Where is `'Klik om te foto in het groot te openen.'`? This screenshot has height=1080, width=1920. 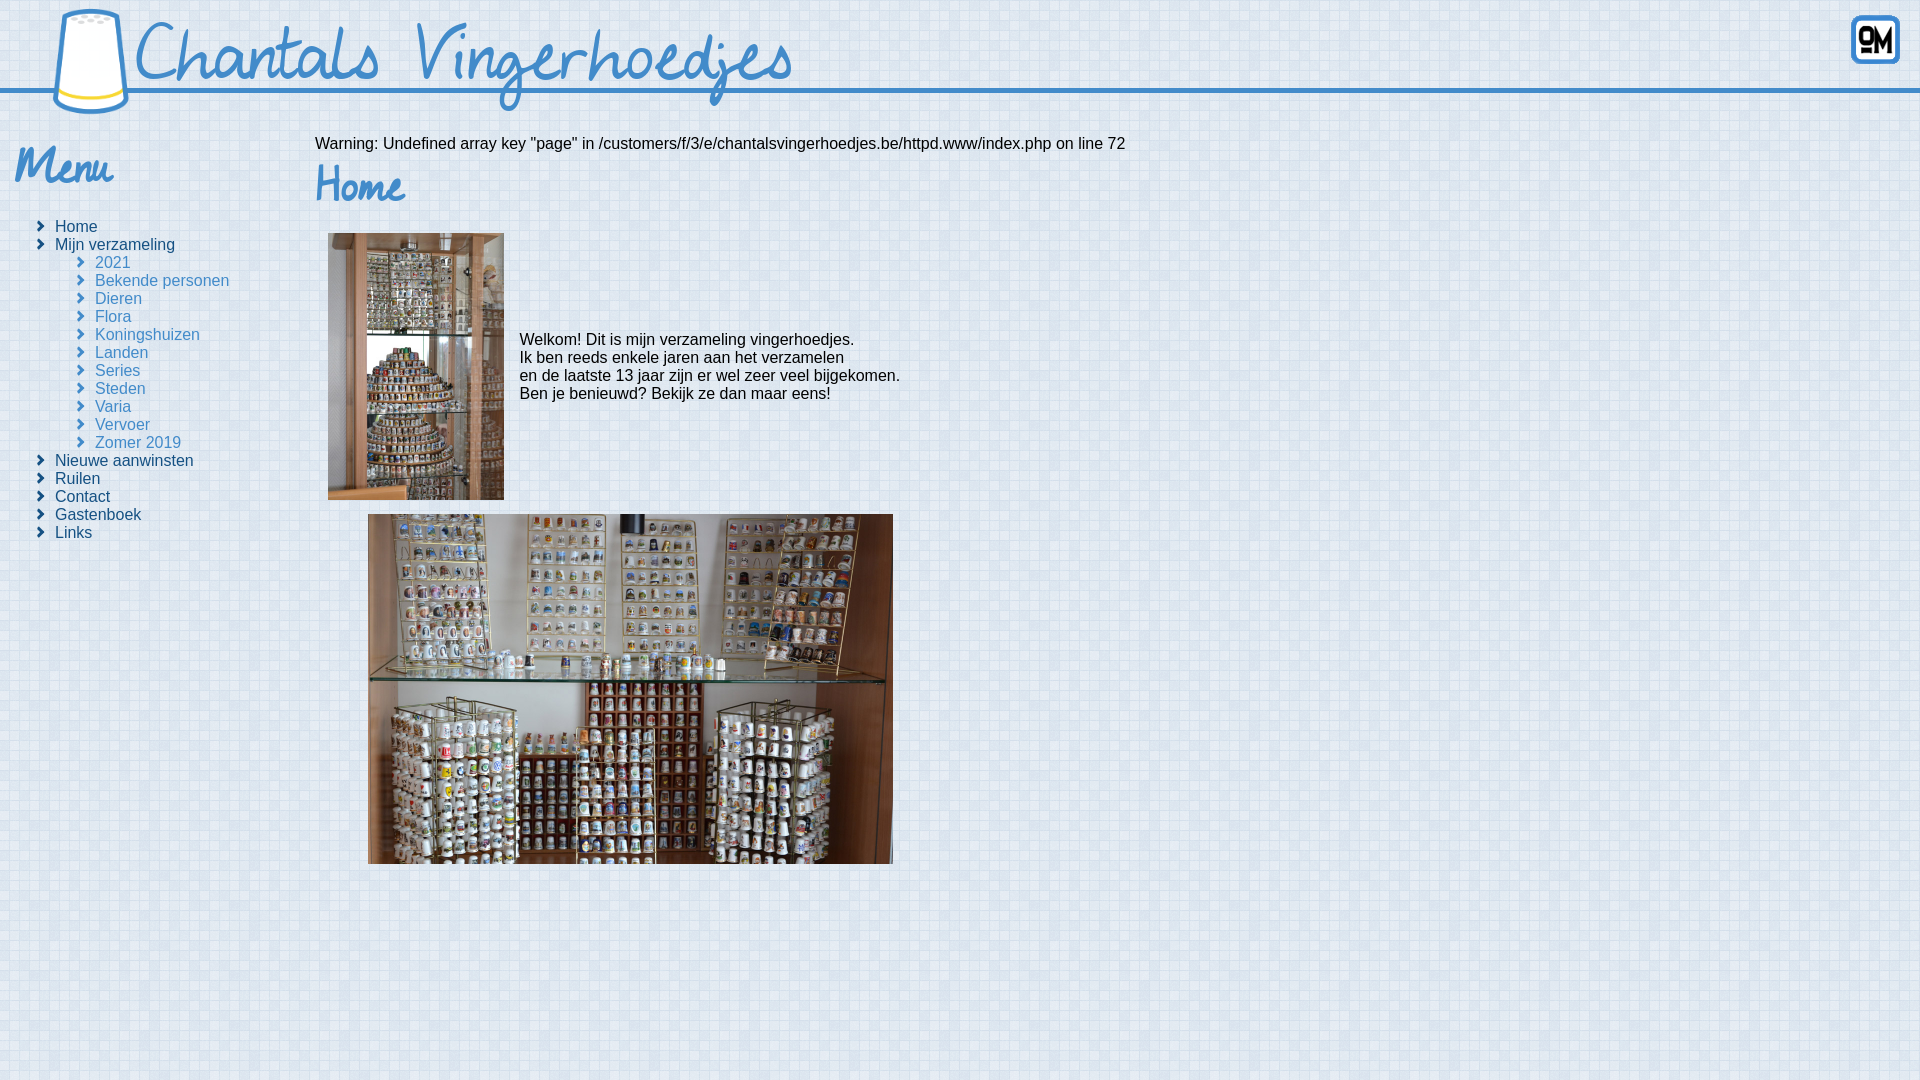
'Klik om te foto in het groot te openen.' is located at coordinates (609, 857).